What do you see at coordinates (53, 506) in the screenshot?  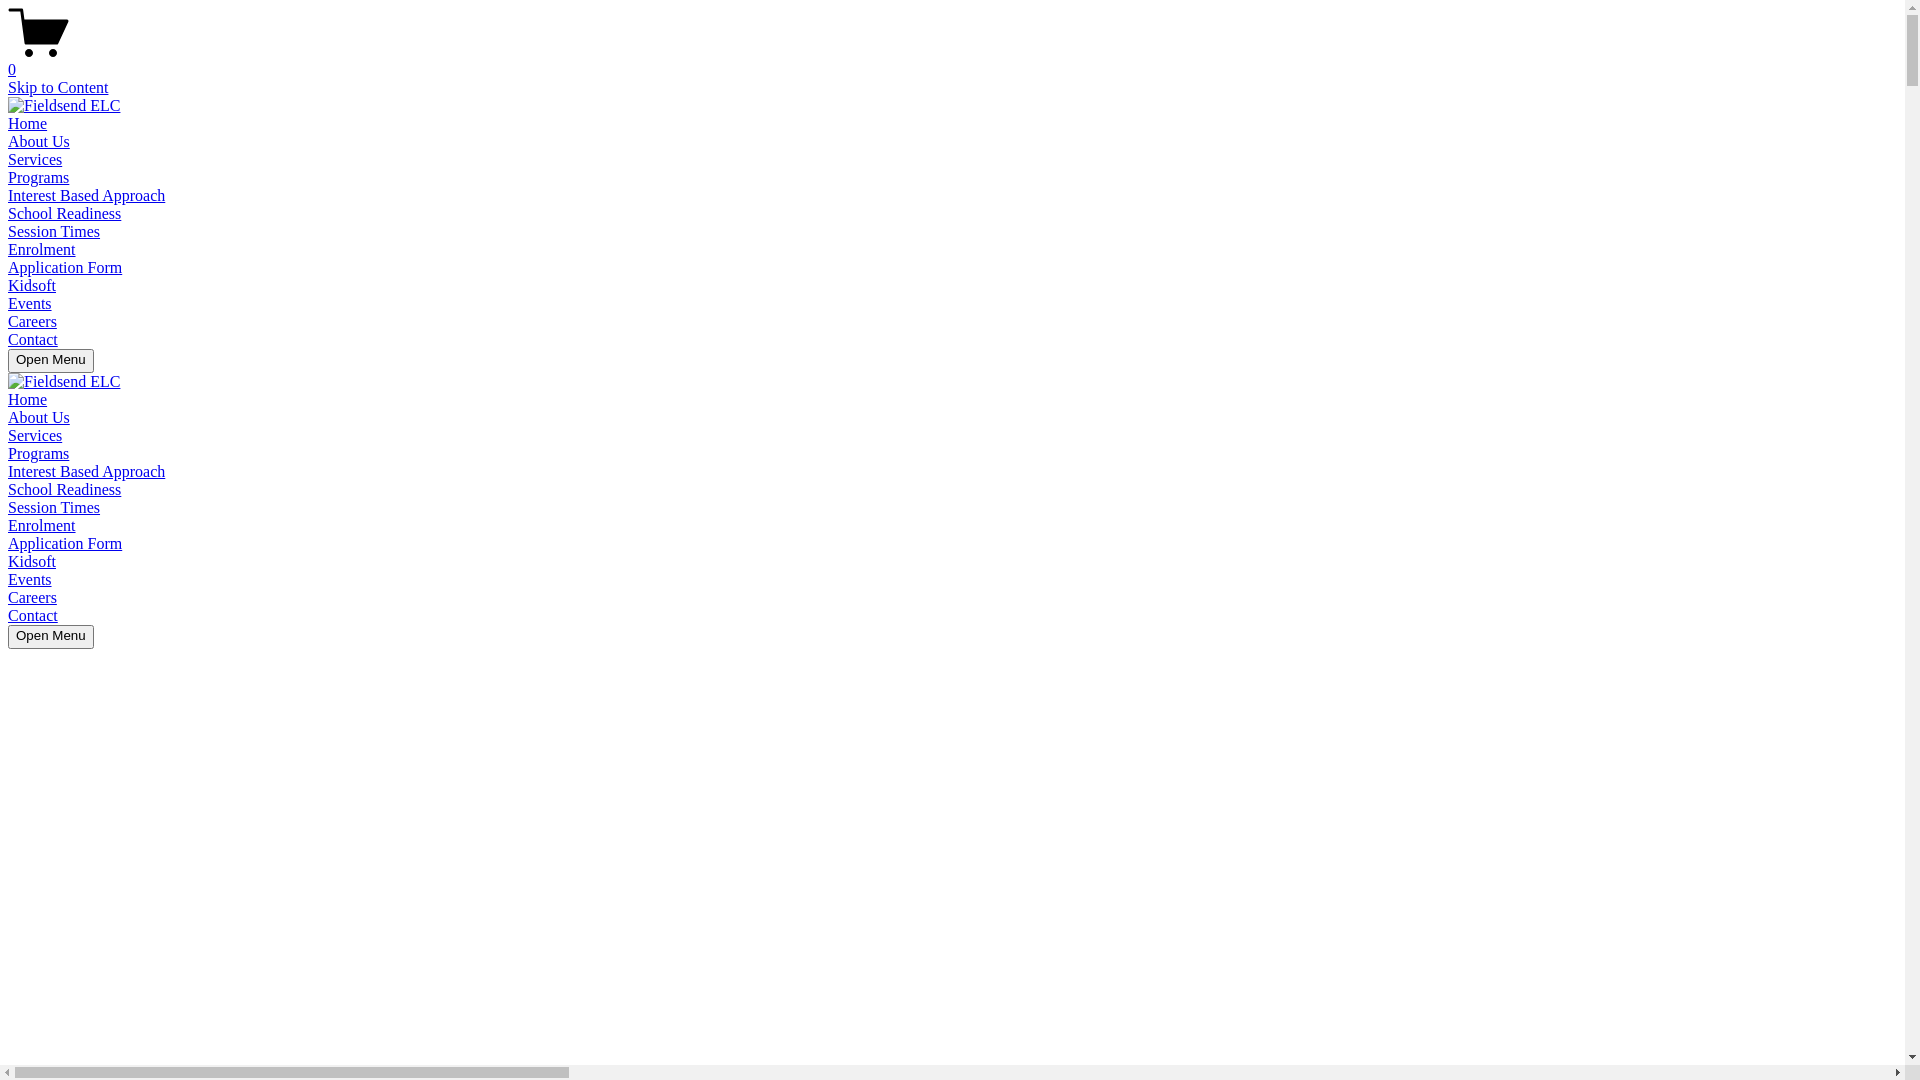 I see `'Session Times'` at bounding box center [53, 506].